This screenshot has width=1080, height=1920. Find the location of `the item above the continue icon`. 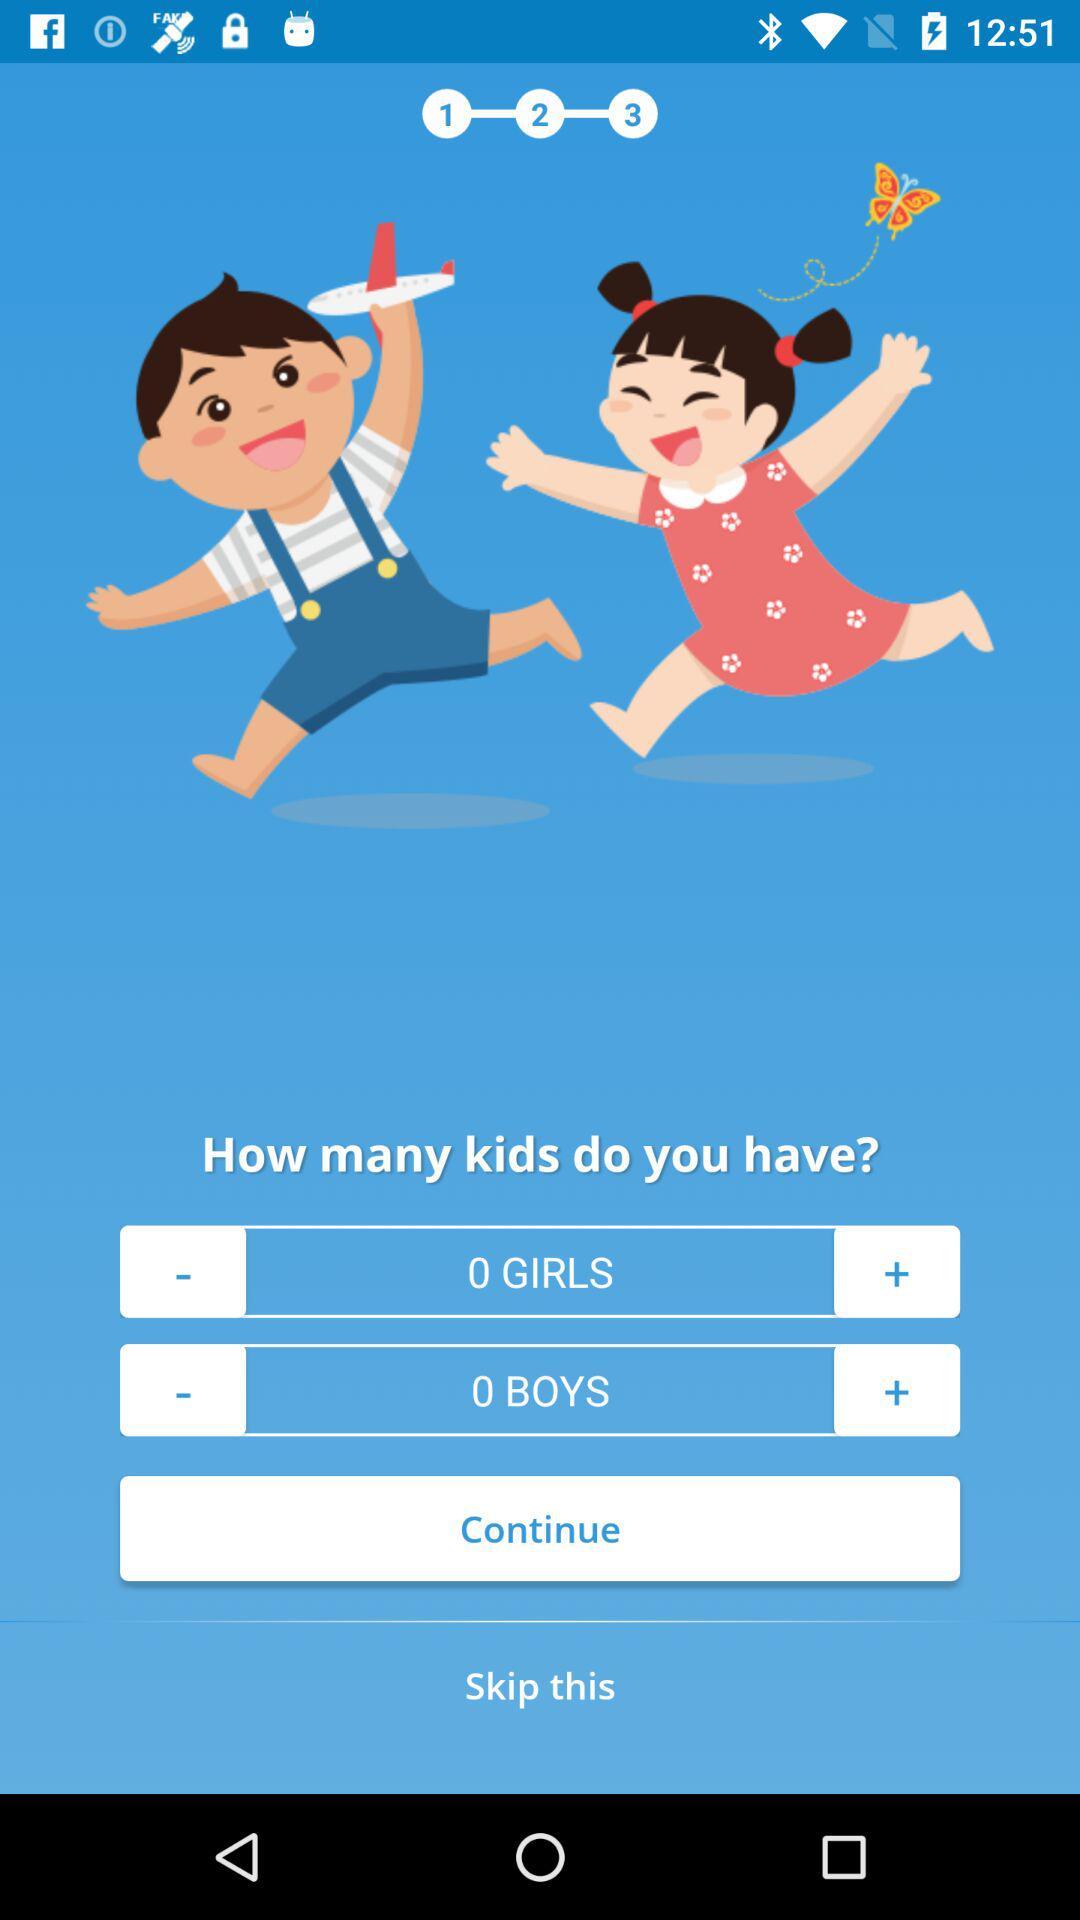

the item above the continue icon is located at coordinates (182, 1389).